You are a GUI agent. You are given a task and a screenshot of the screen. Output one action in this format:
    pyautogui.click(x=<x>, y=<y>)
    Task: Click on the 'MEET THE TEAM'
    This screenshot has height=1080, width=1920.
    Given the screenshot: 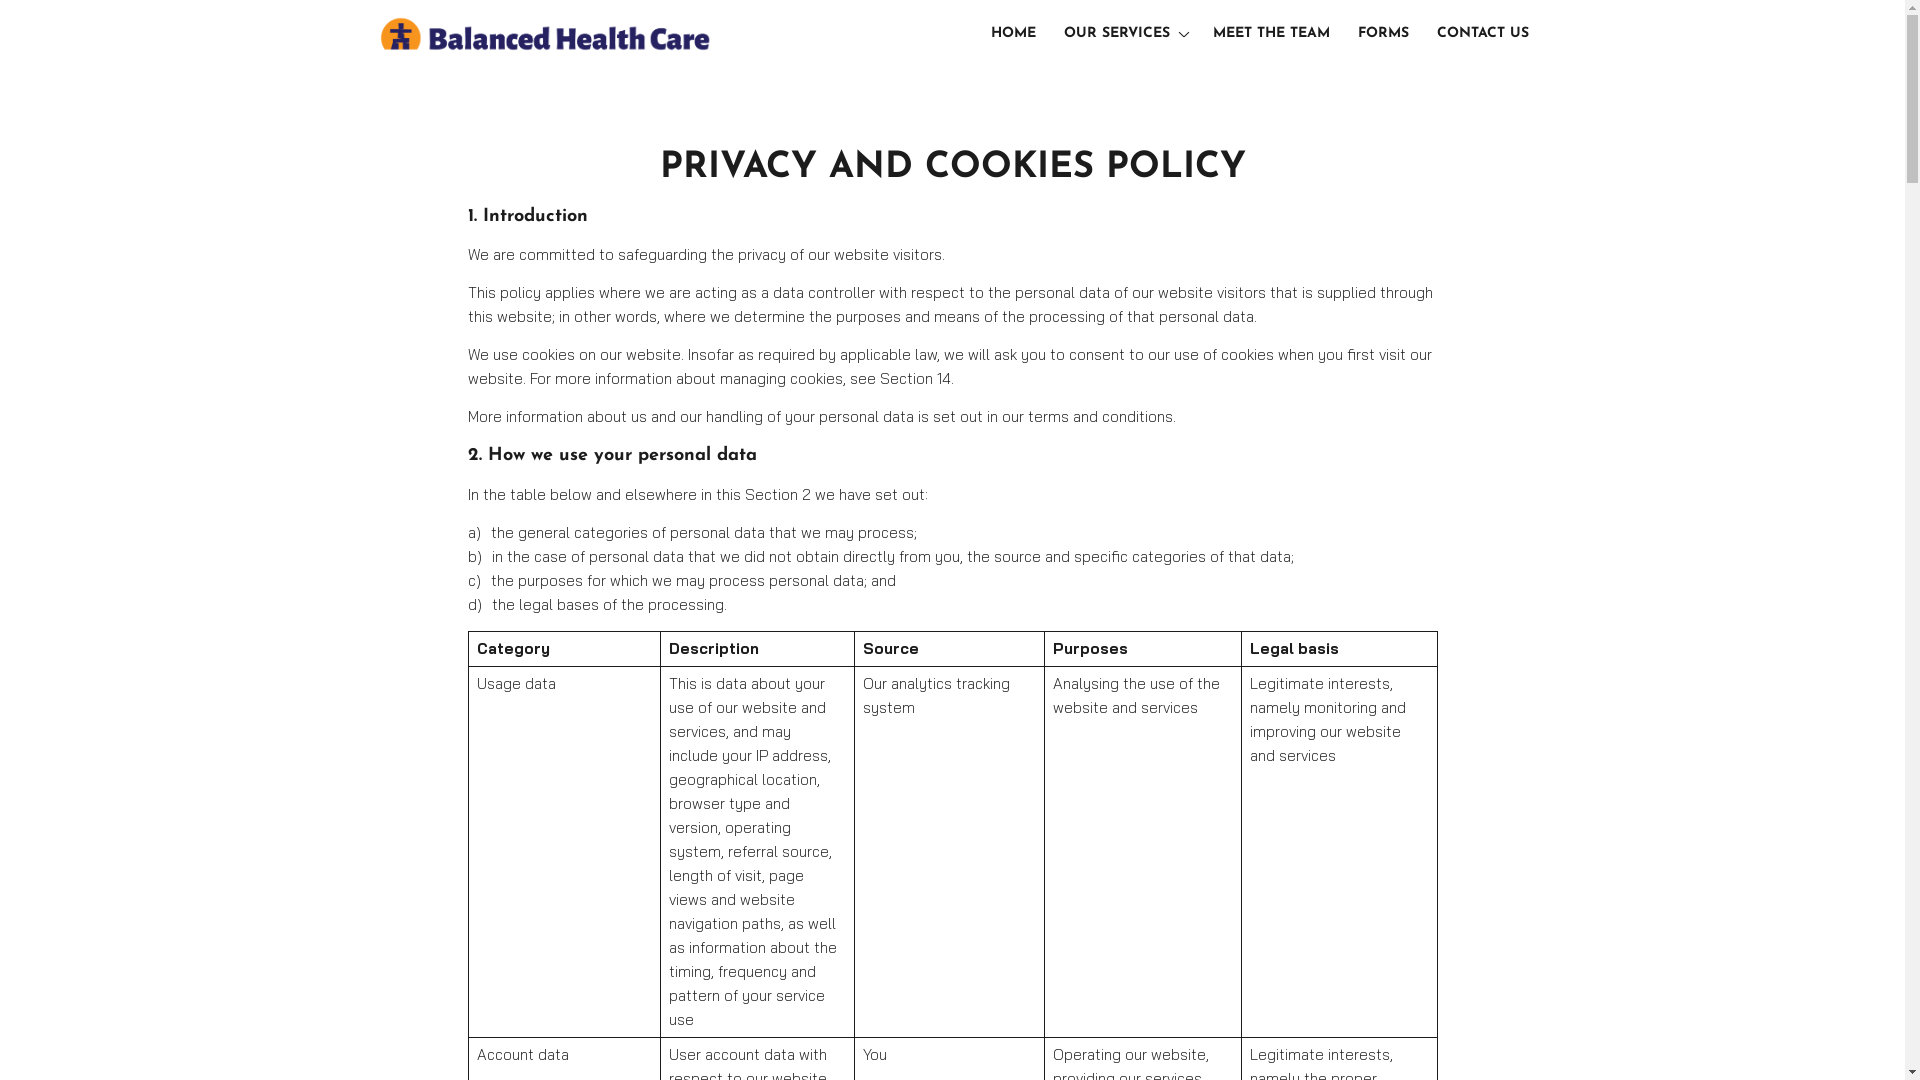 What is the action you would take?
    pyautogui.click(x=1270, y=34)
    